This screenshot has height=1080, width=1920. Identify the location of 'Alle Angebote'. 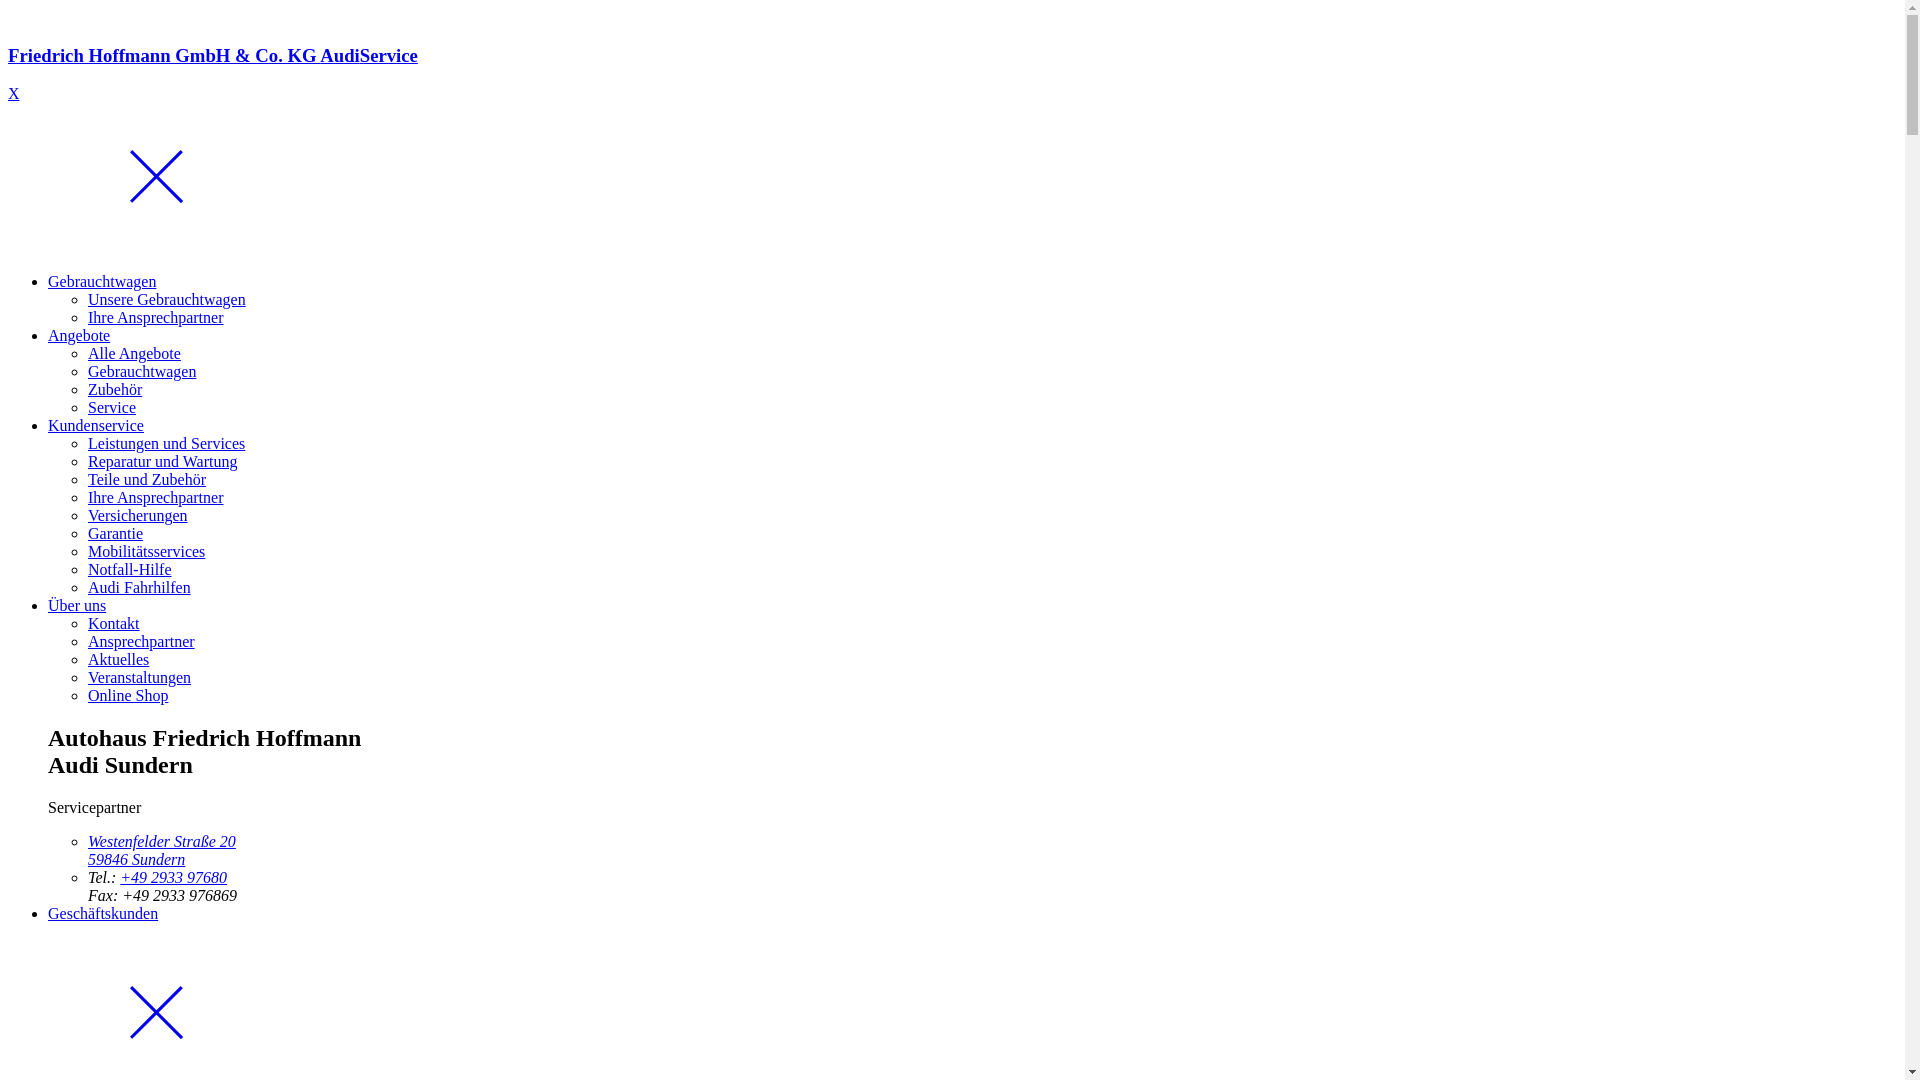
(133, 352).